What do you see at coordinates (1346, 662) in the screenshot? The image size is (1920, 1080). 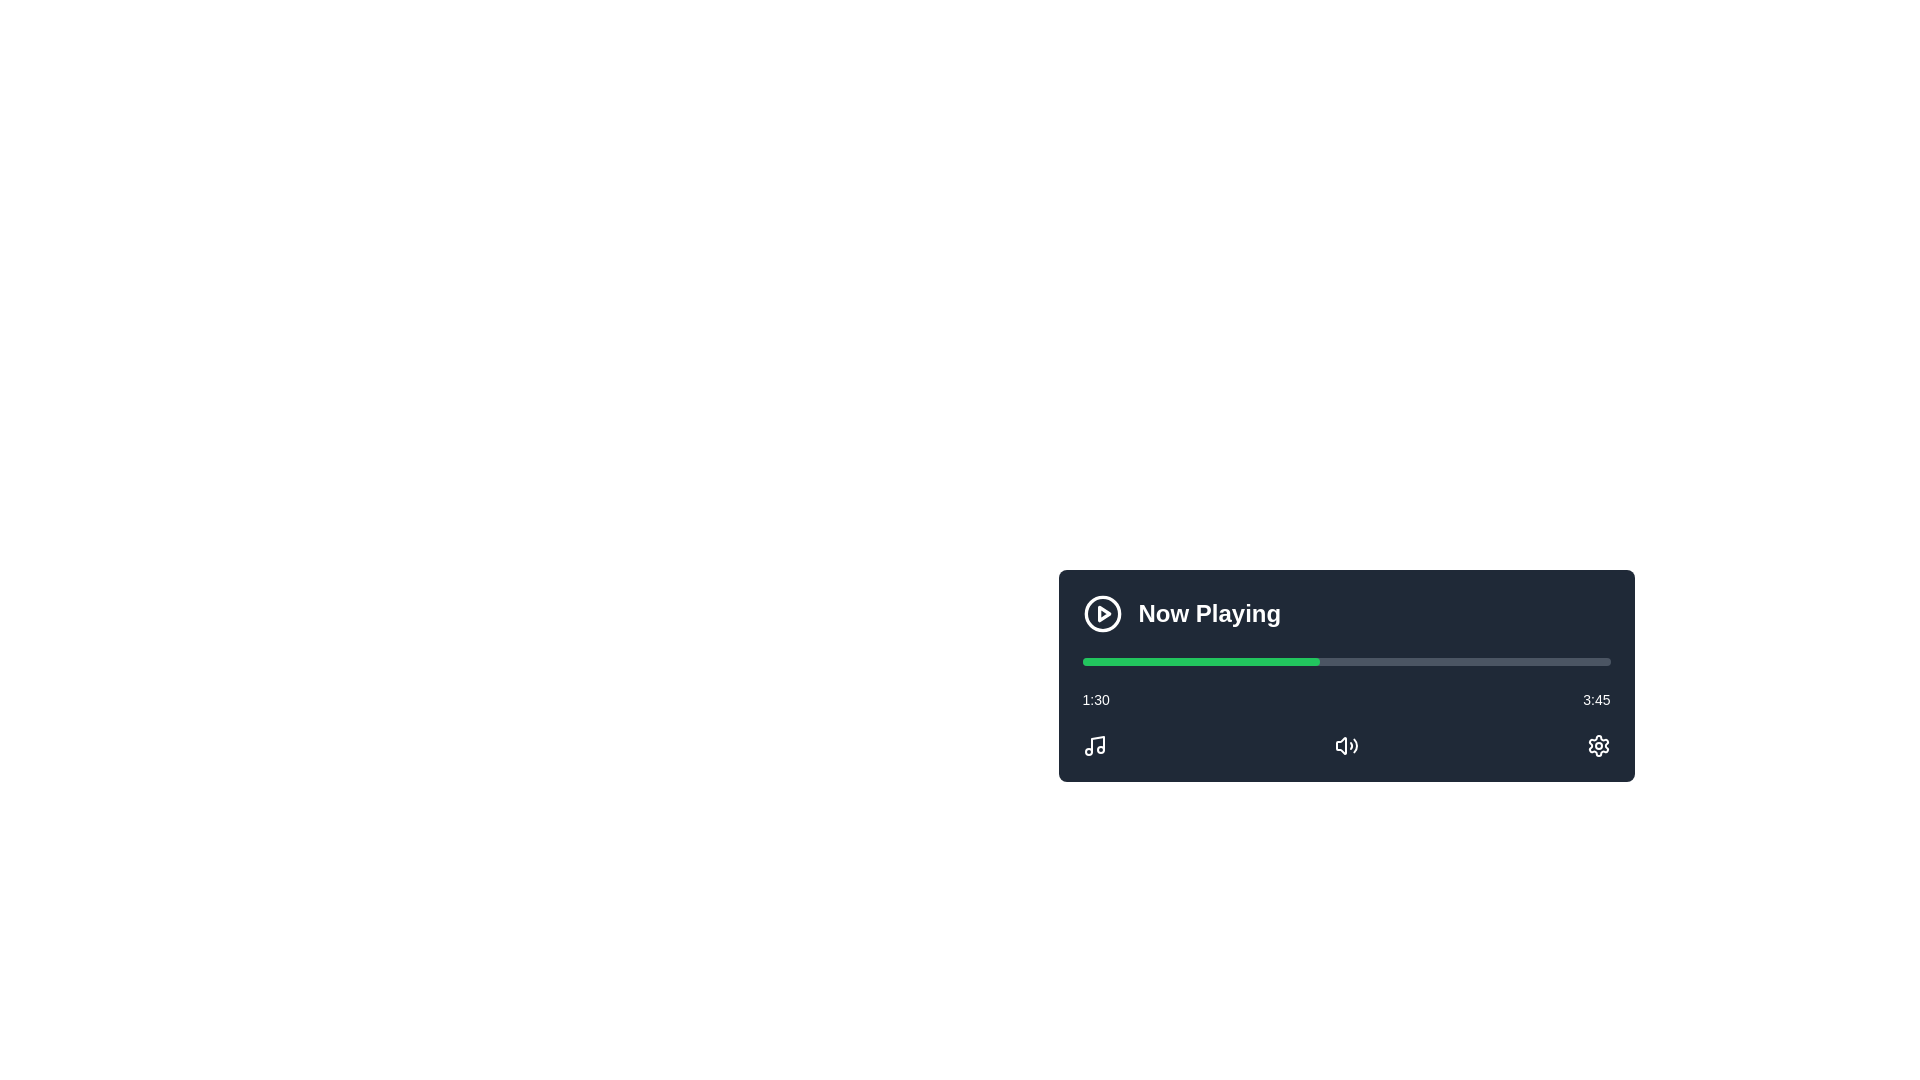 I see `the slim rounded progress bar with a gray background and a green filled portion, located below the 'Now Playing' text` at bounding box center [1346, 662].